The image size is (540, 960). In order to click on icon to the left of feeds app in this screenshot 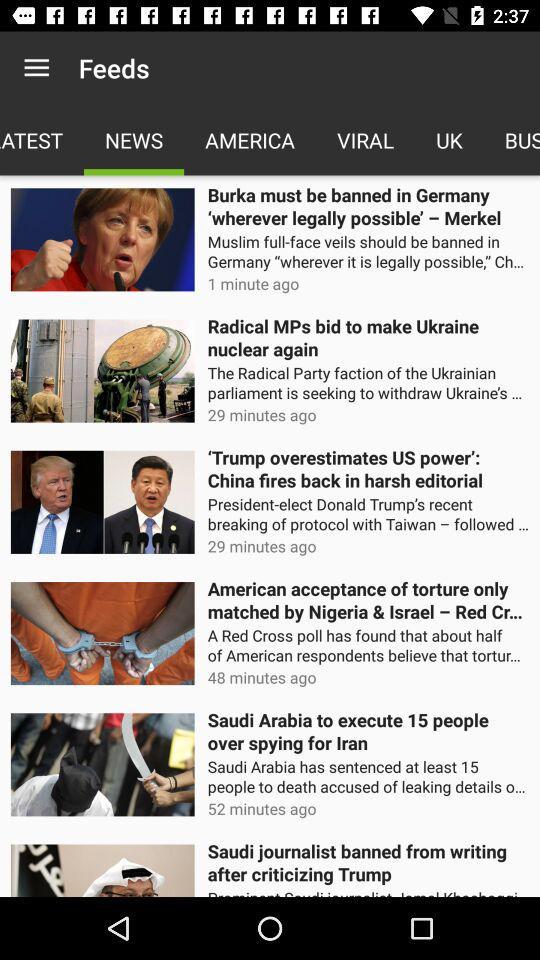, I will do `click(36, 68)`.